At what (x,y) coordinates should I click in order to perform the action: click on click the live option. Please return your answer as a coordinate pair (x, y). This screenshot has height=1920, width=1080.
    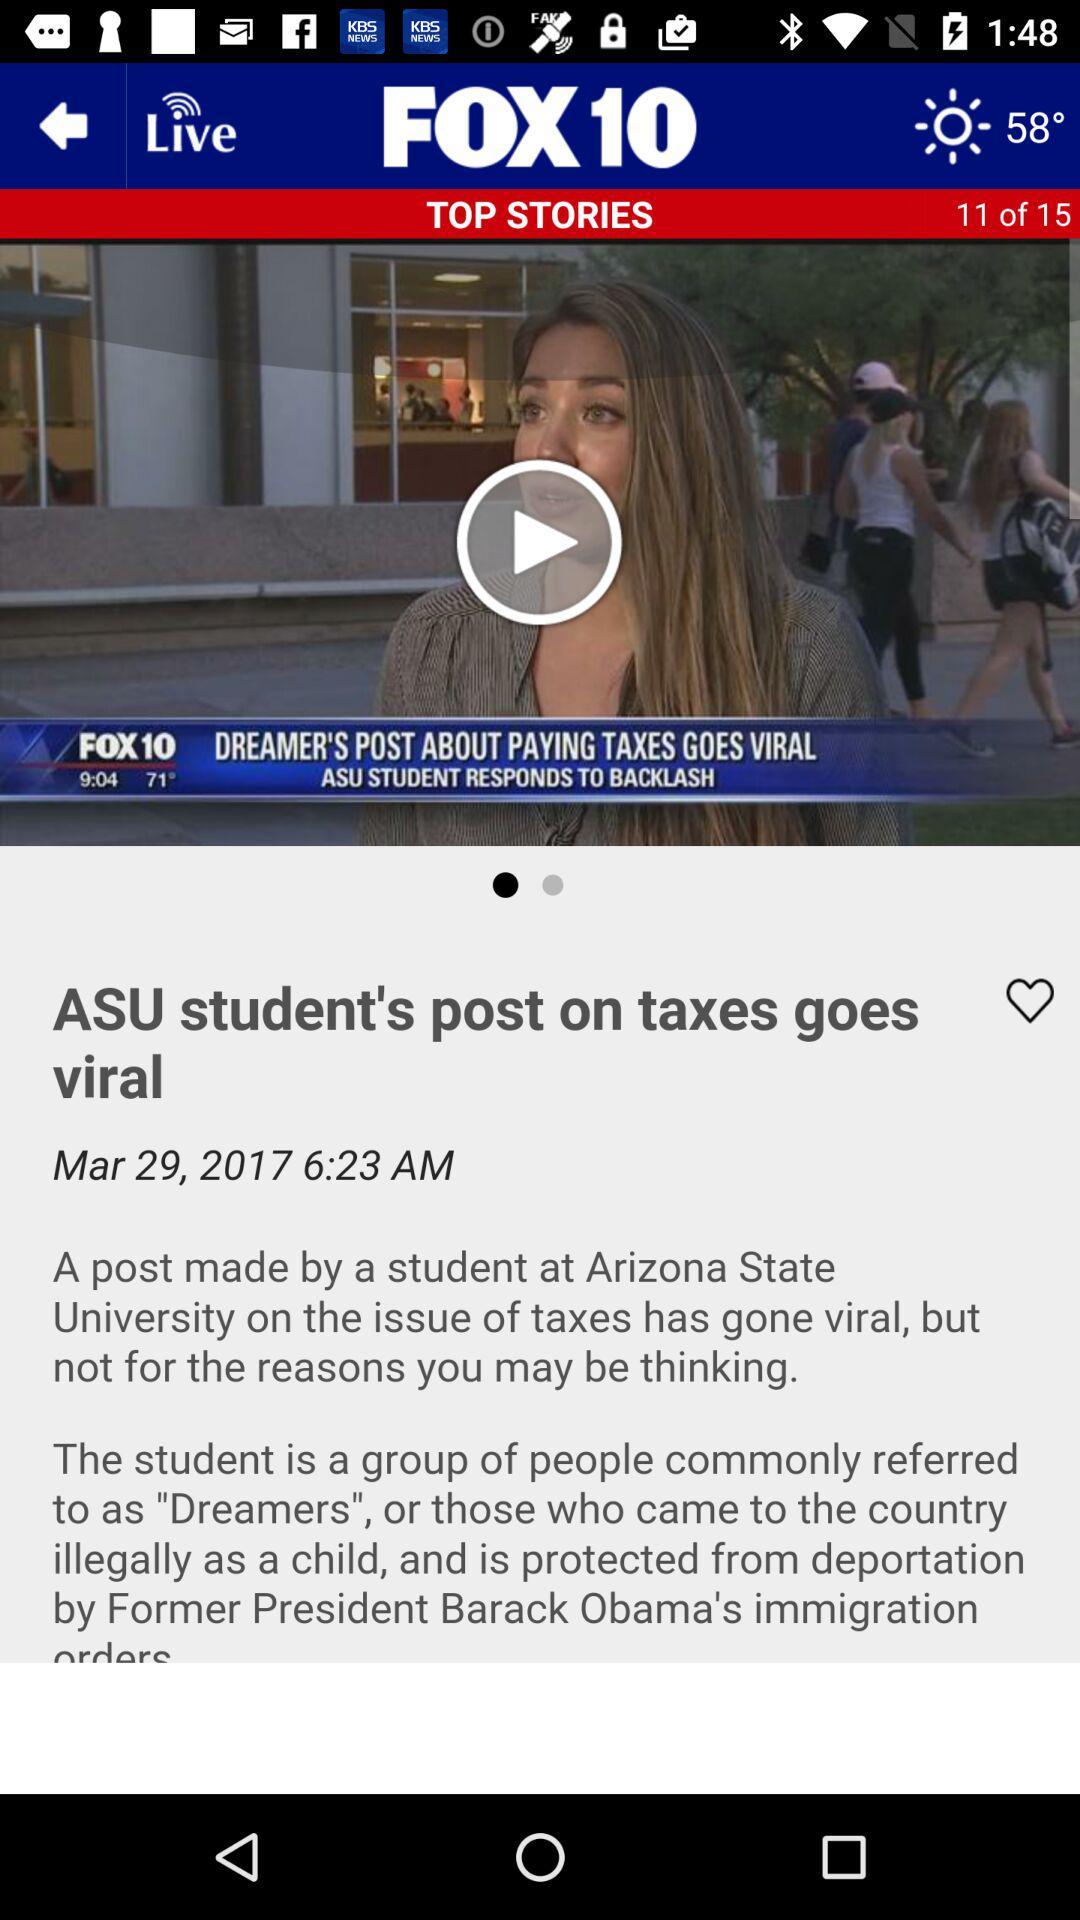
    Looking at the image, I should click on (189, 124).